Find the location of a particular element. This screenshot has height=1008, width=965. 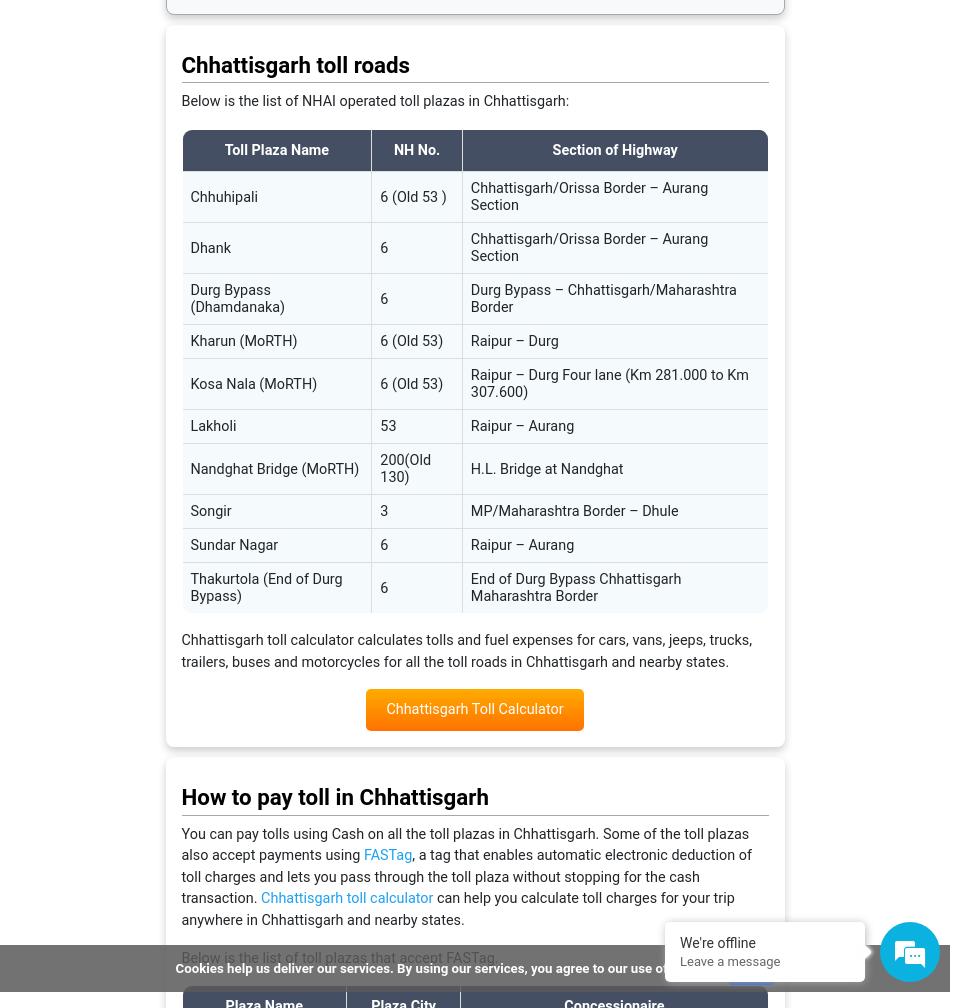

'Durg Bypass – Chhattisgarh/Maharashtra Border' is located at coordinates (602, 298).